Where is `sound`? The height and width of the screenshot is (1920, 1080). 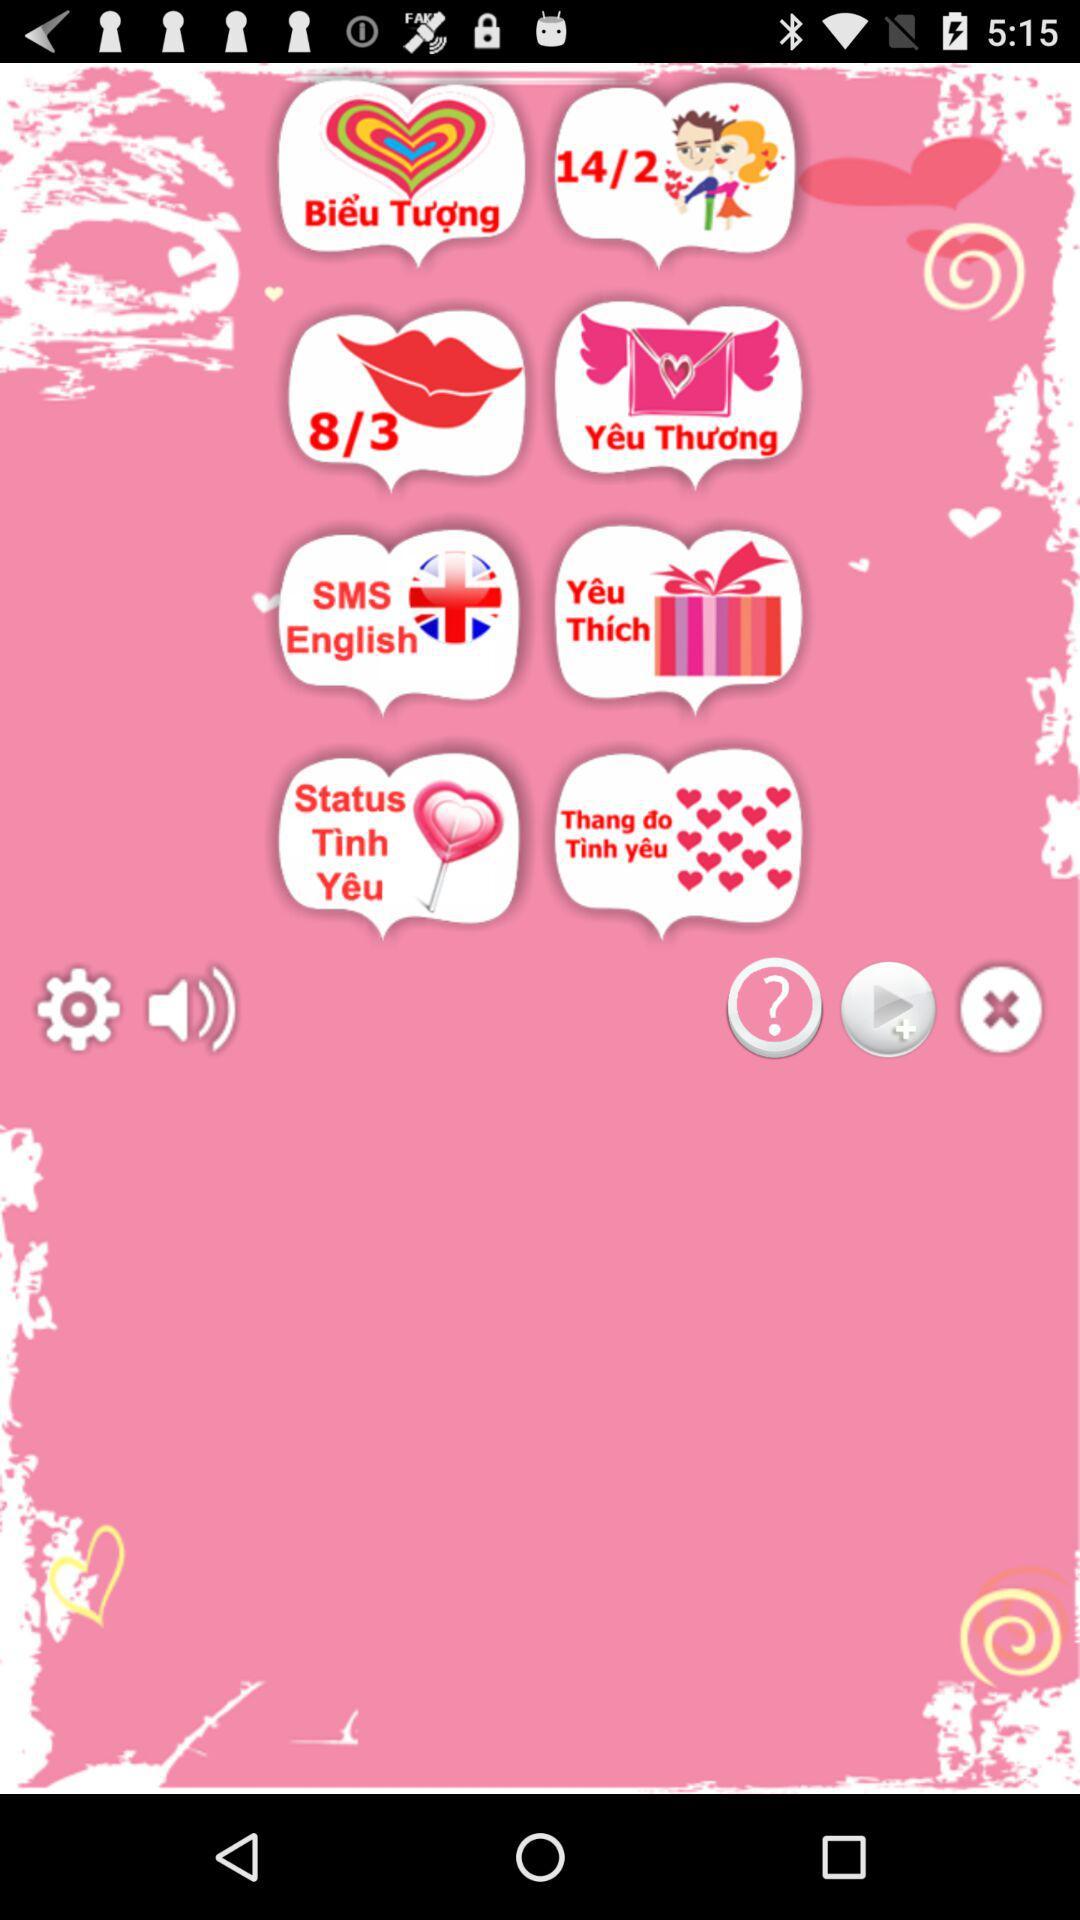
sound is located at coordinates (192, 1009).